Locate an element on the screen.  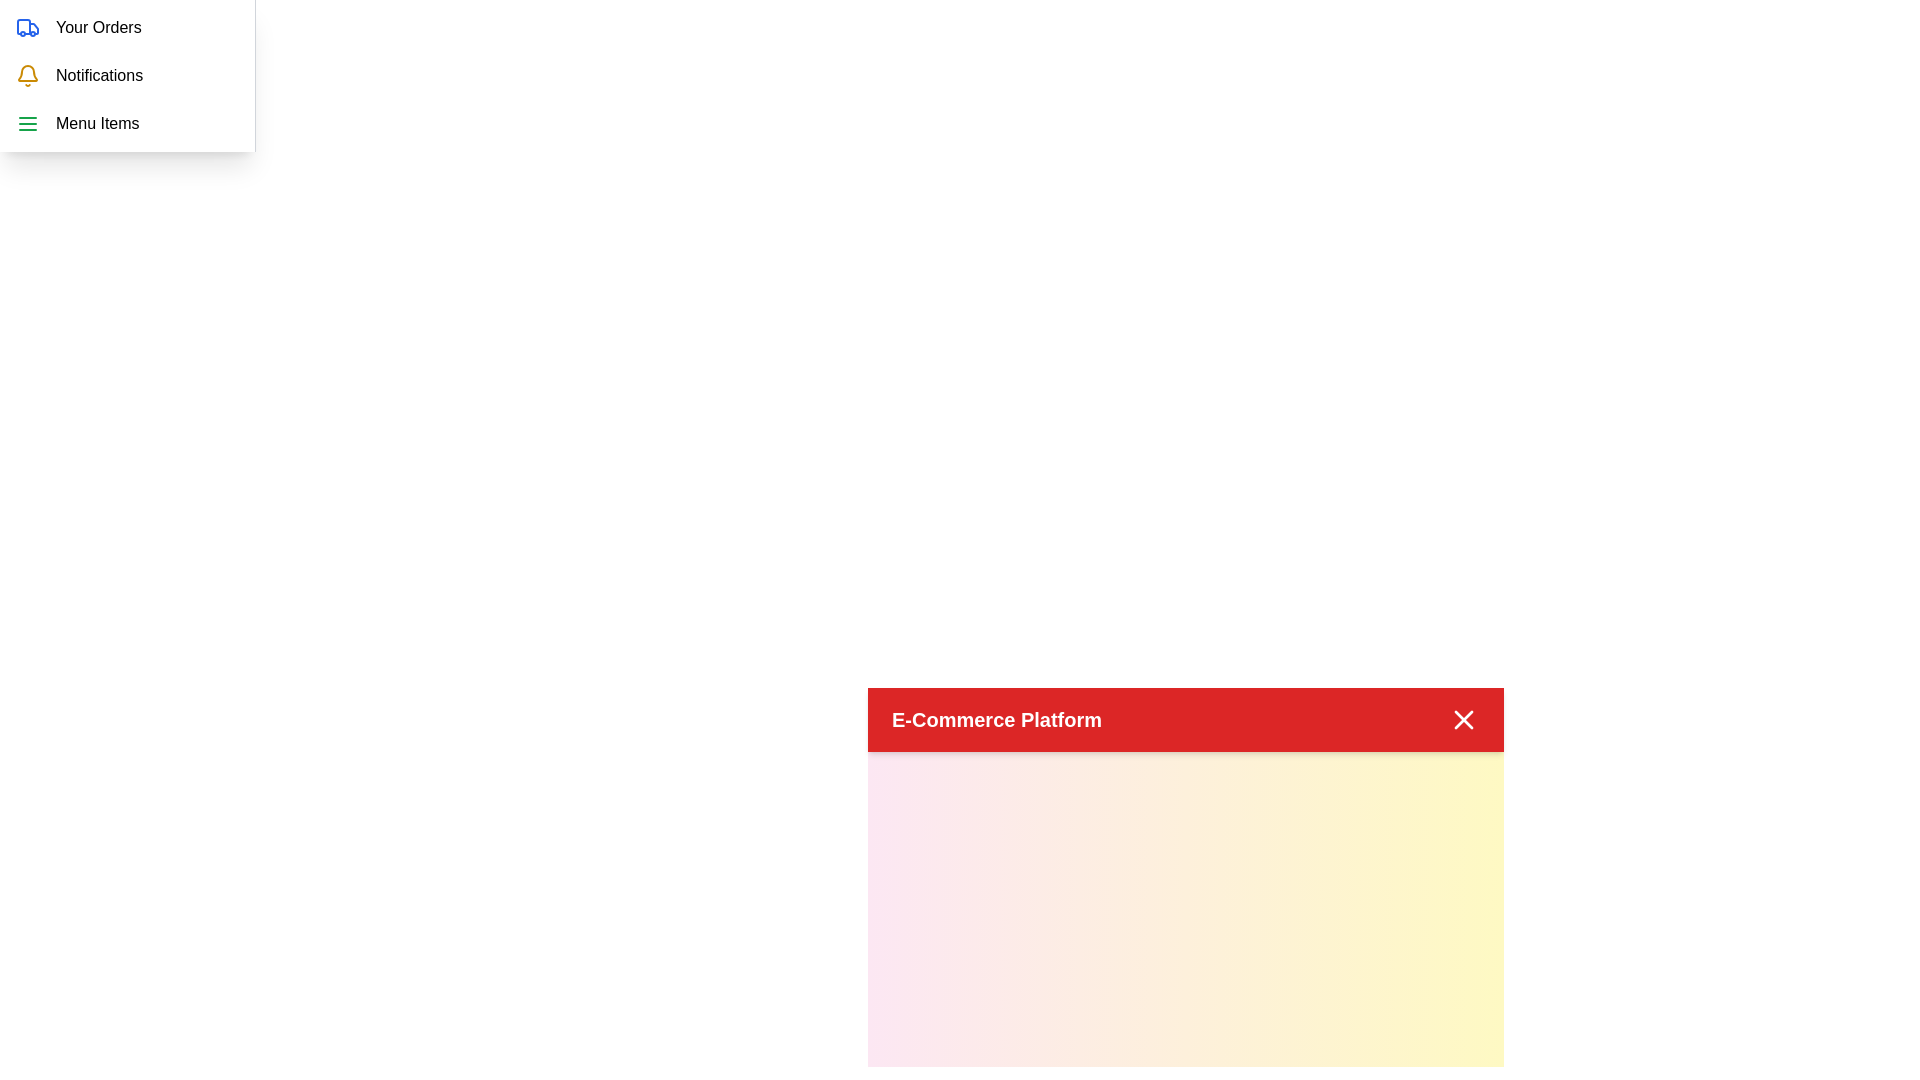
the third Navigation Link element labeled 'Menu Items' in the vertical list of options is located at coordinates (126, 123).